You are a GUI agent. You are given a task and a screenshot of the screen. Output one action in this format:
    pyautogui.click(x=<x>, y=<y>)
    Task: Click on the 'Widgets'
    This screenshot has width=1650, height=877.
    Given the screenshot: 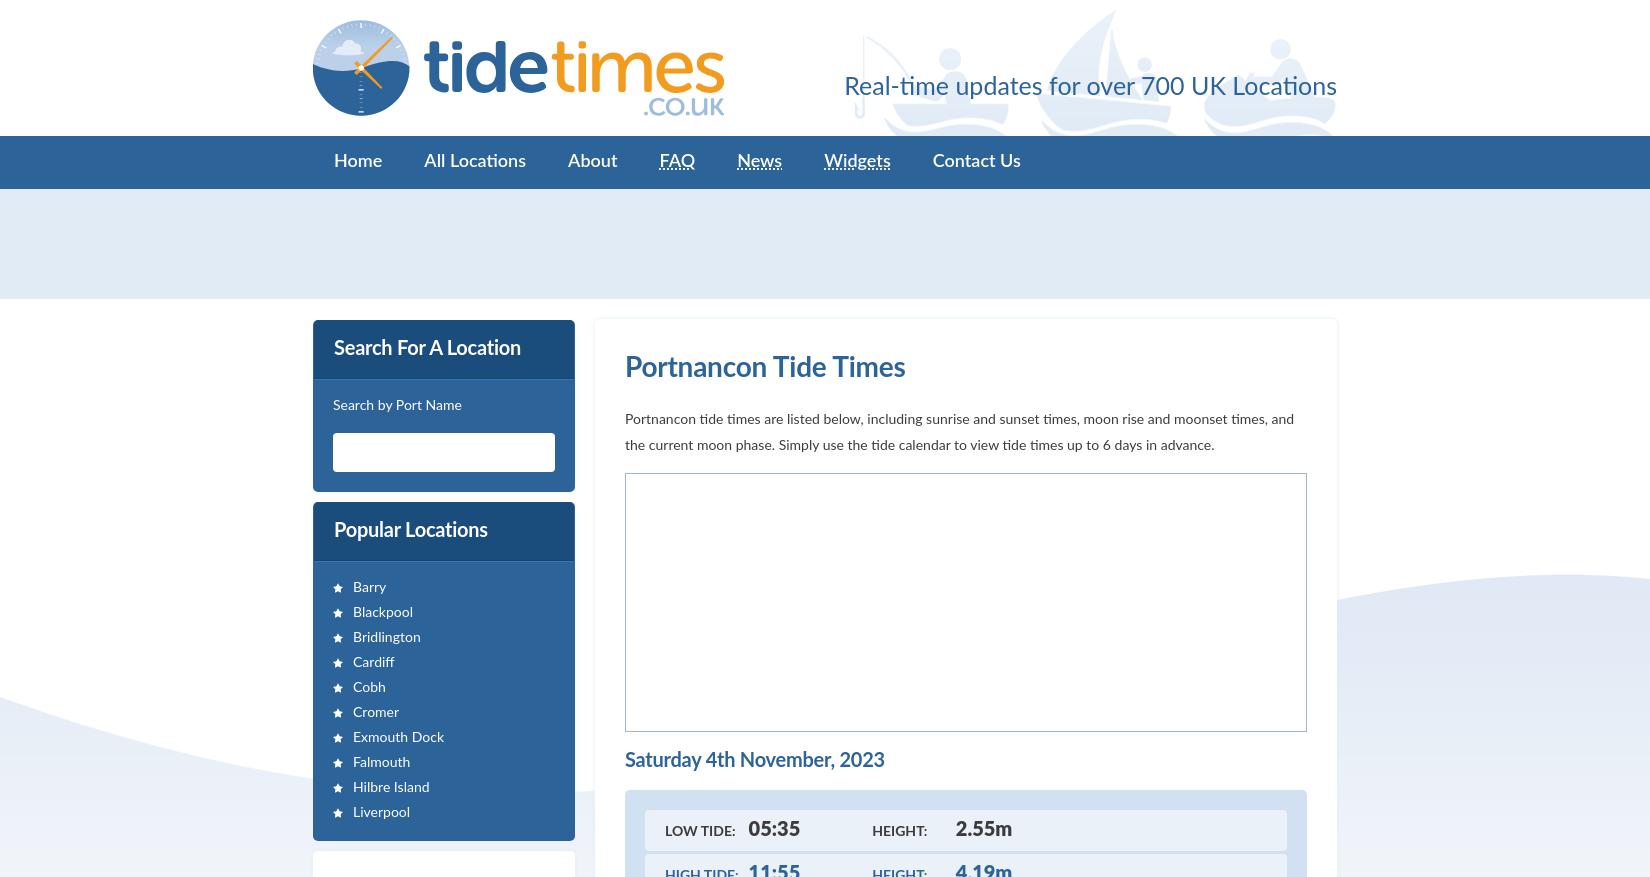 What is the action you would take?
    pyautogui.click(x=857, y=161)
    